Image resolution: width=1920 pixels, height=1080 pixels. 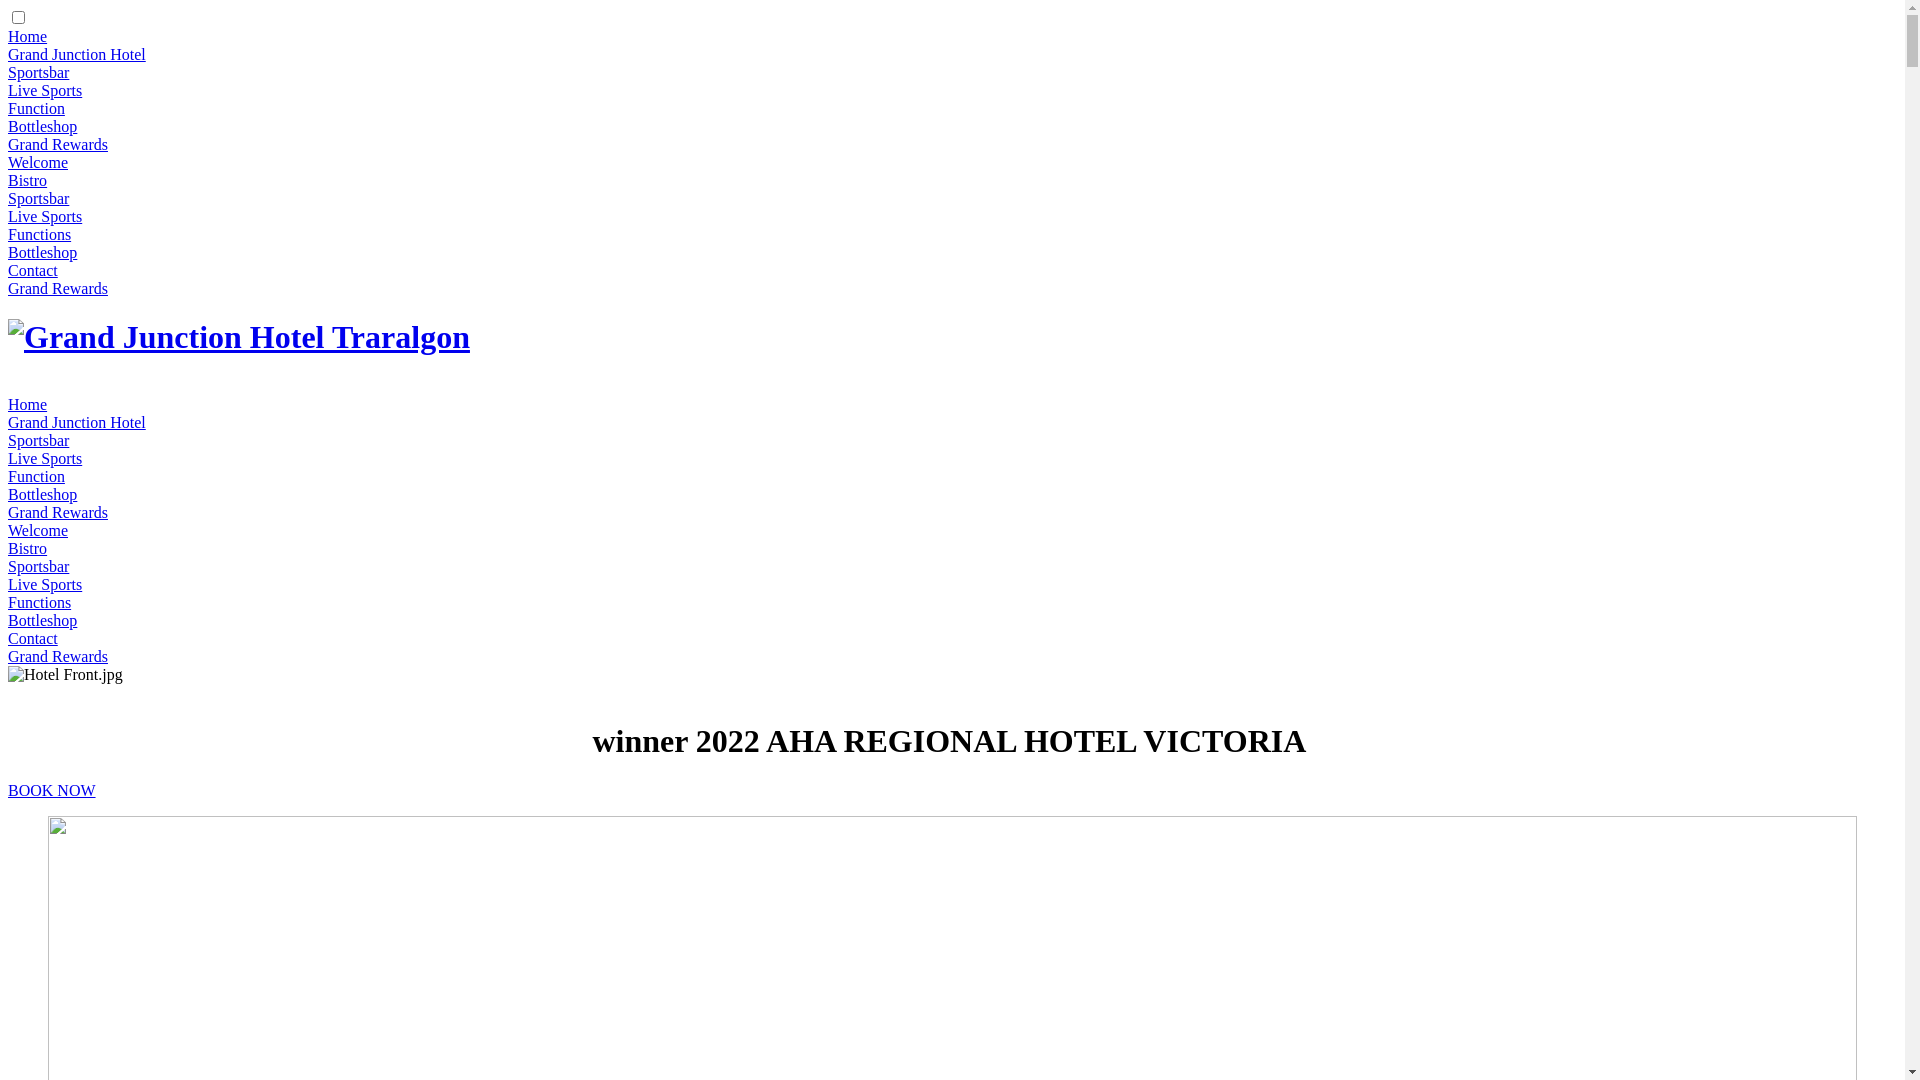 What do you see at coordinates (39, 601) in the screenshot?
I see `'Functions'` at bounding box center [39, 601].